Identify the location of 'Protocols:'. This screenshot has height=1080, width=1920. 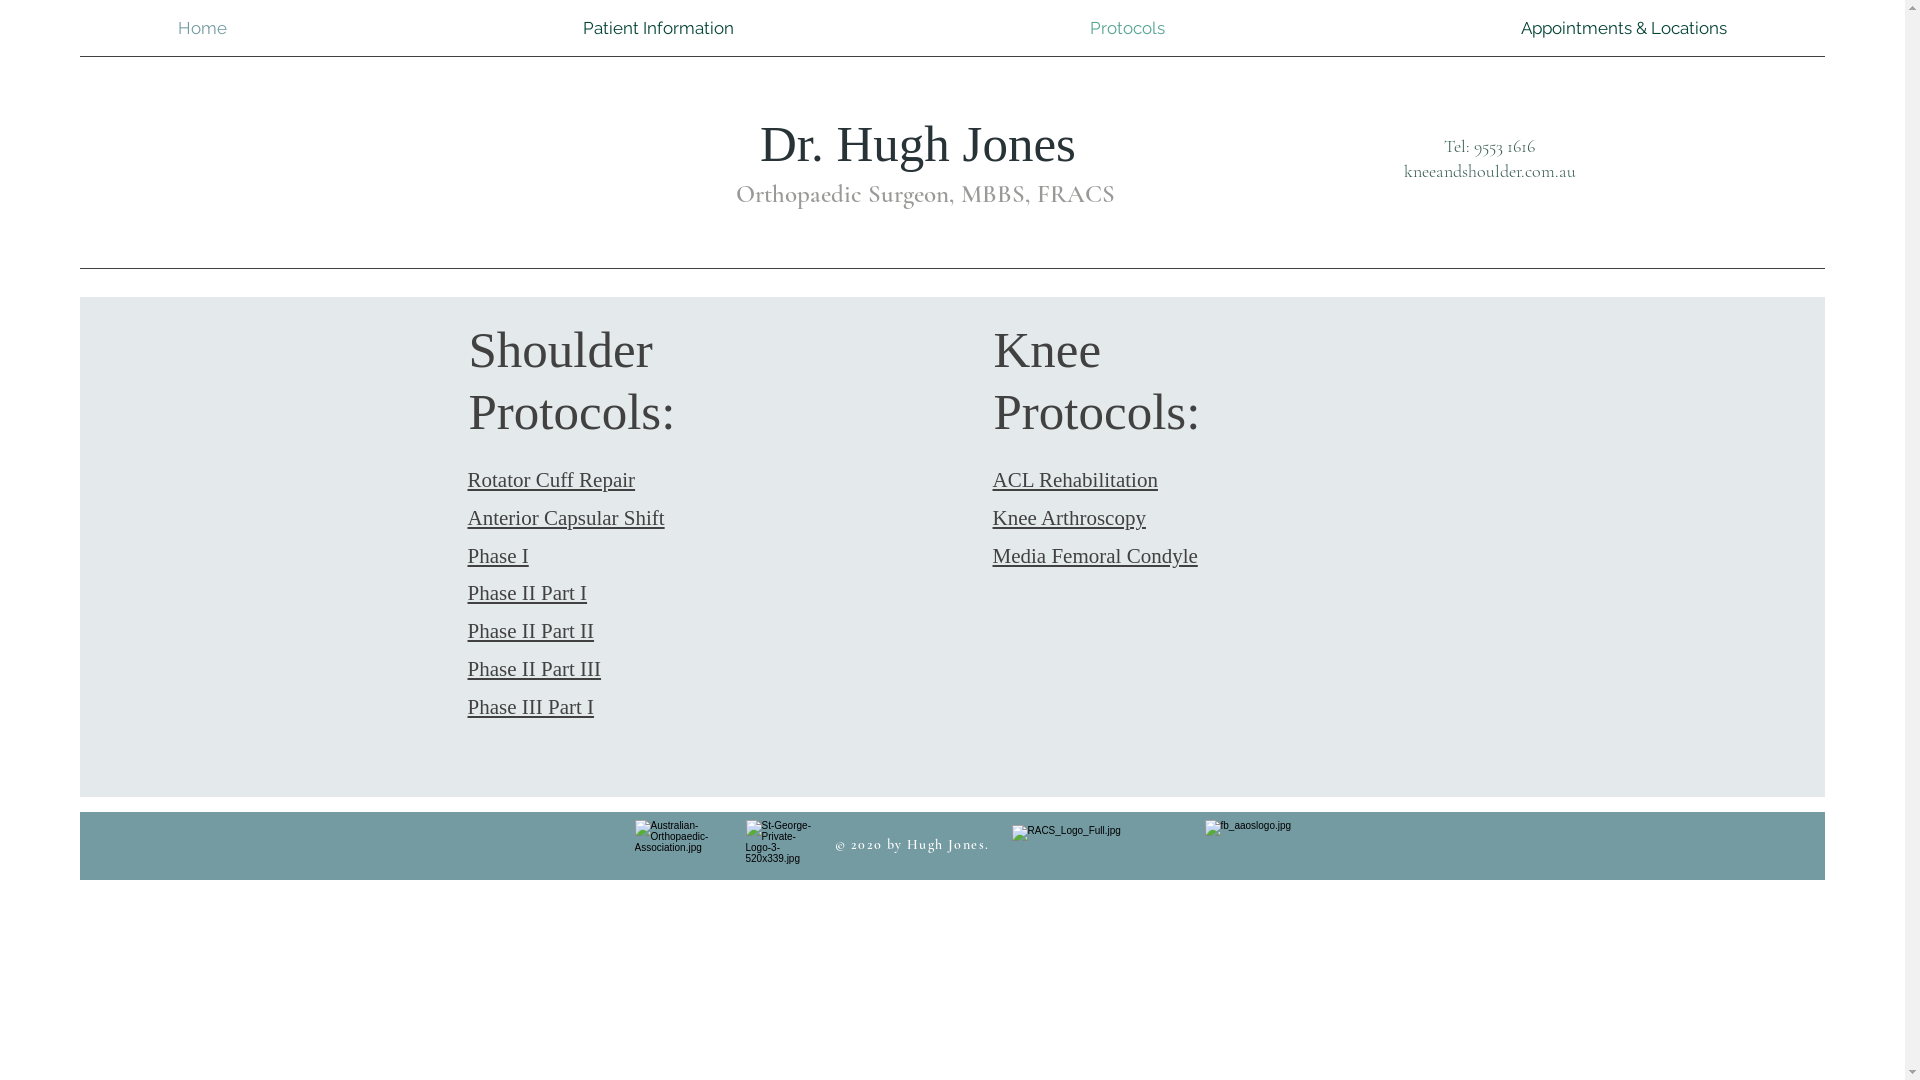
(993, 411).